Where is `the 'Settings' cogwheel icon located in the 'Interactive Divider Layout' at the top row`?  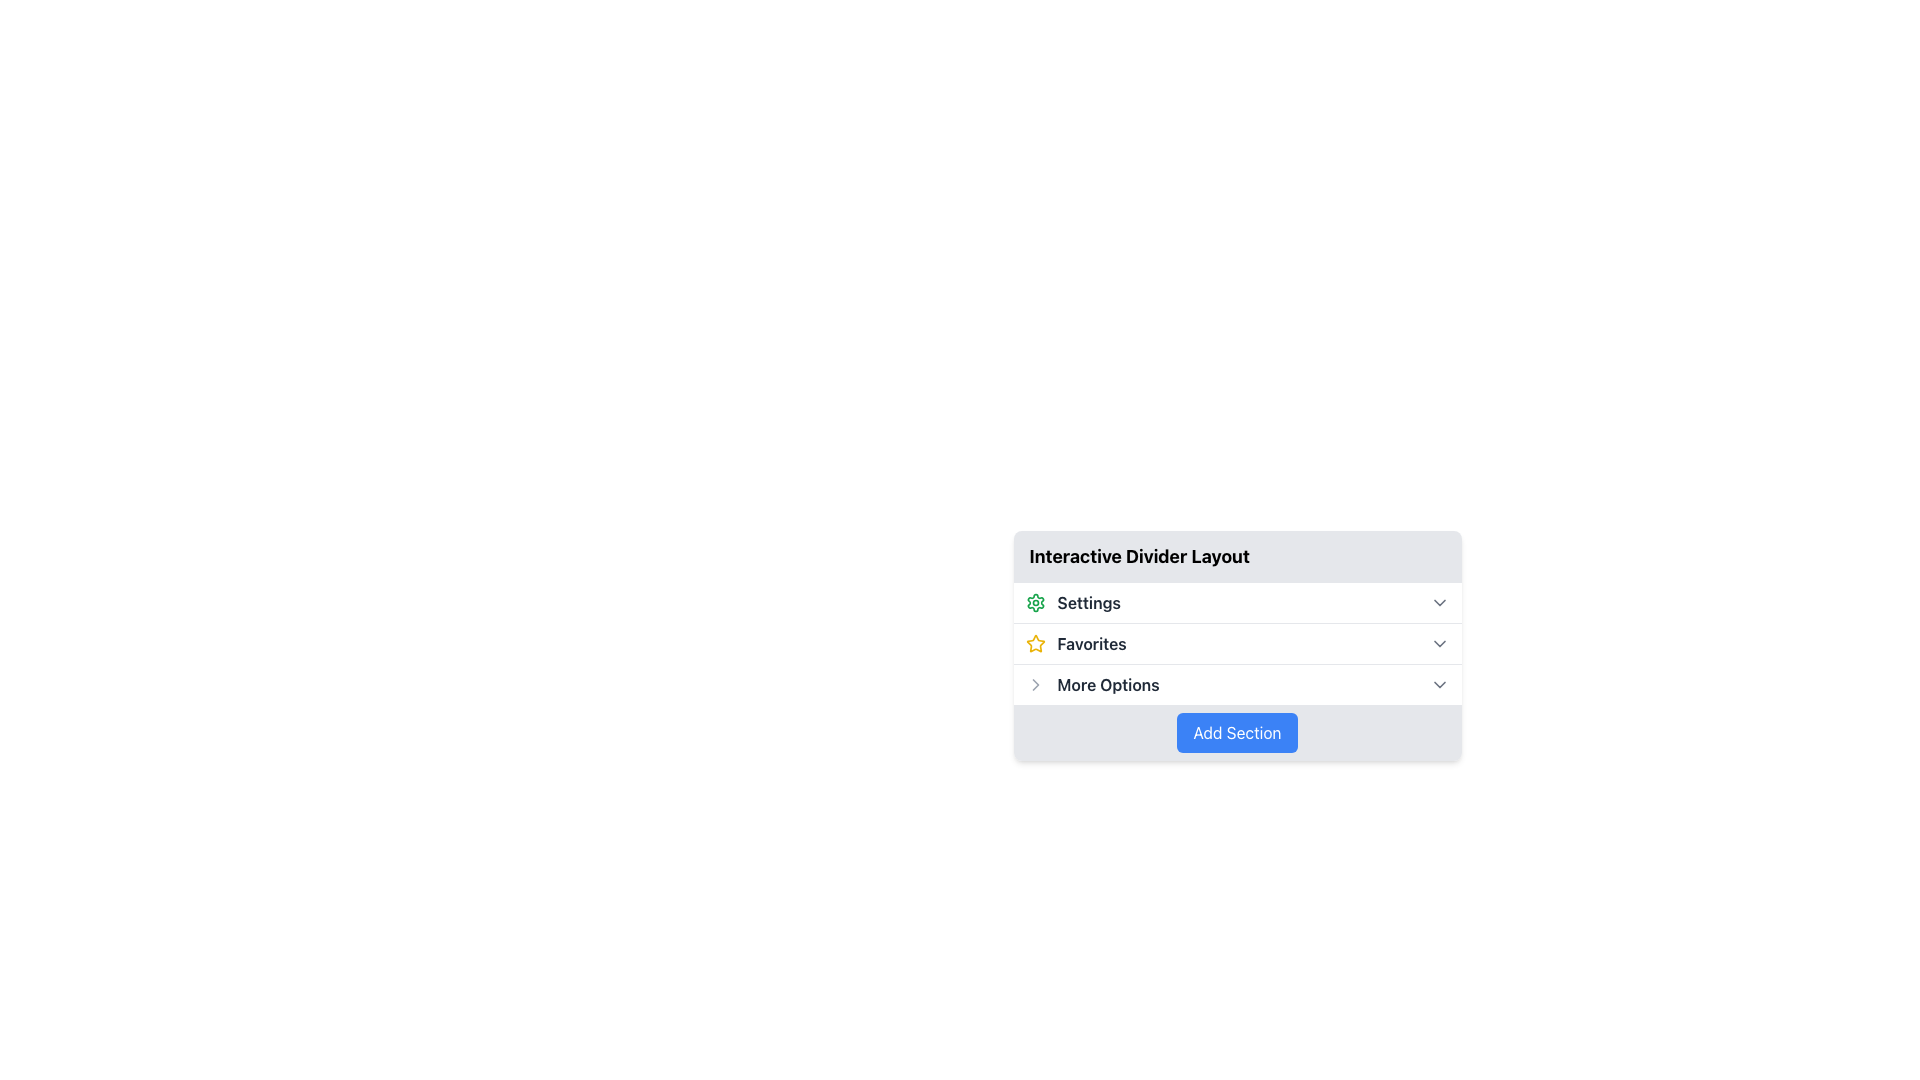 the 'Settings' cogwheel icon located in the 'Interactive Divider Layout' at the top row is located at coordinates (1035, 601).